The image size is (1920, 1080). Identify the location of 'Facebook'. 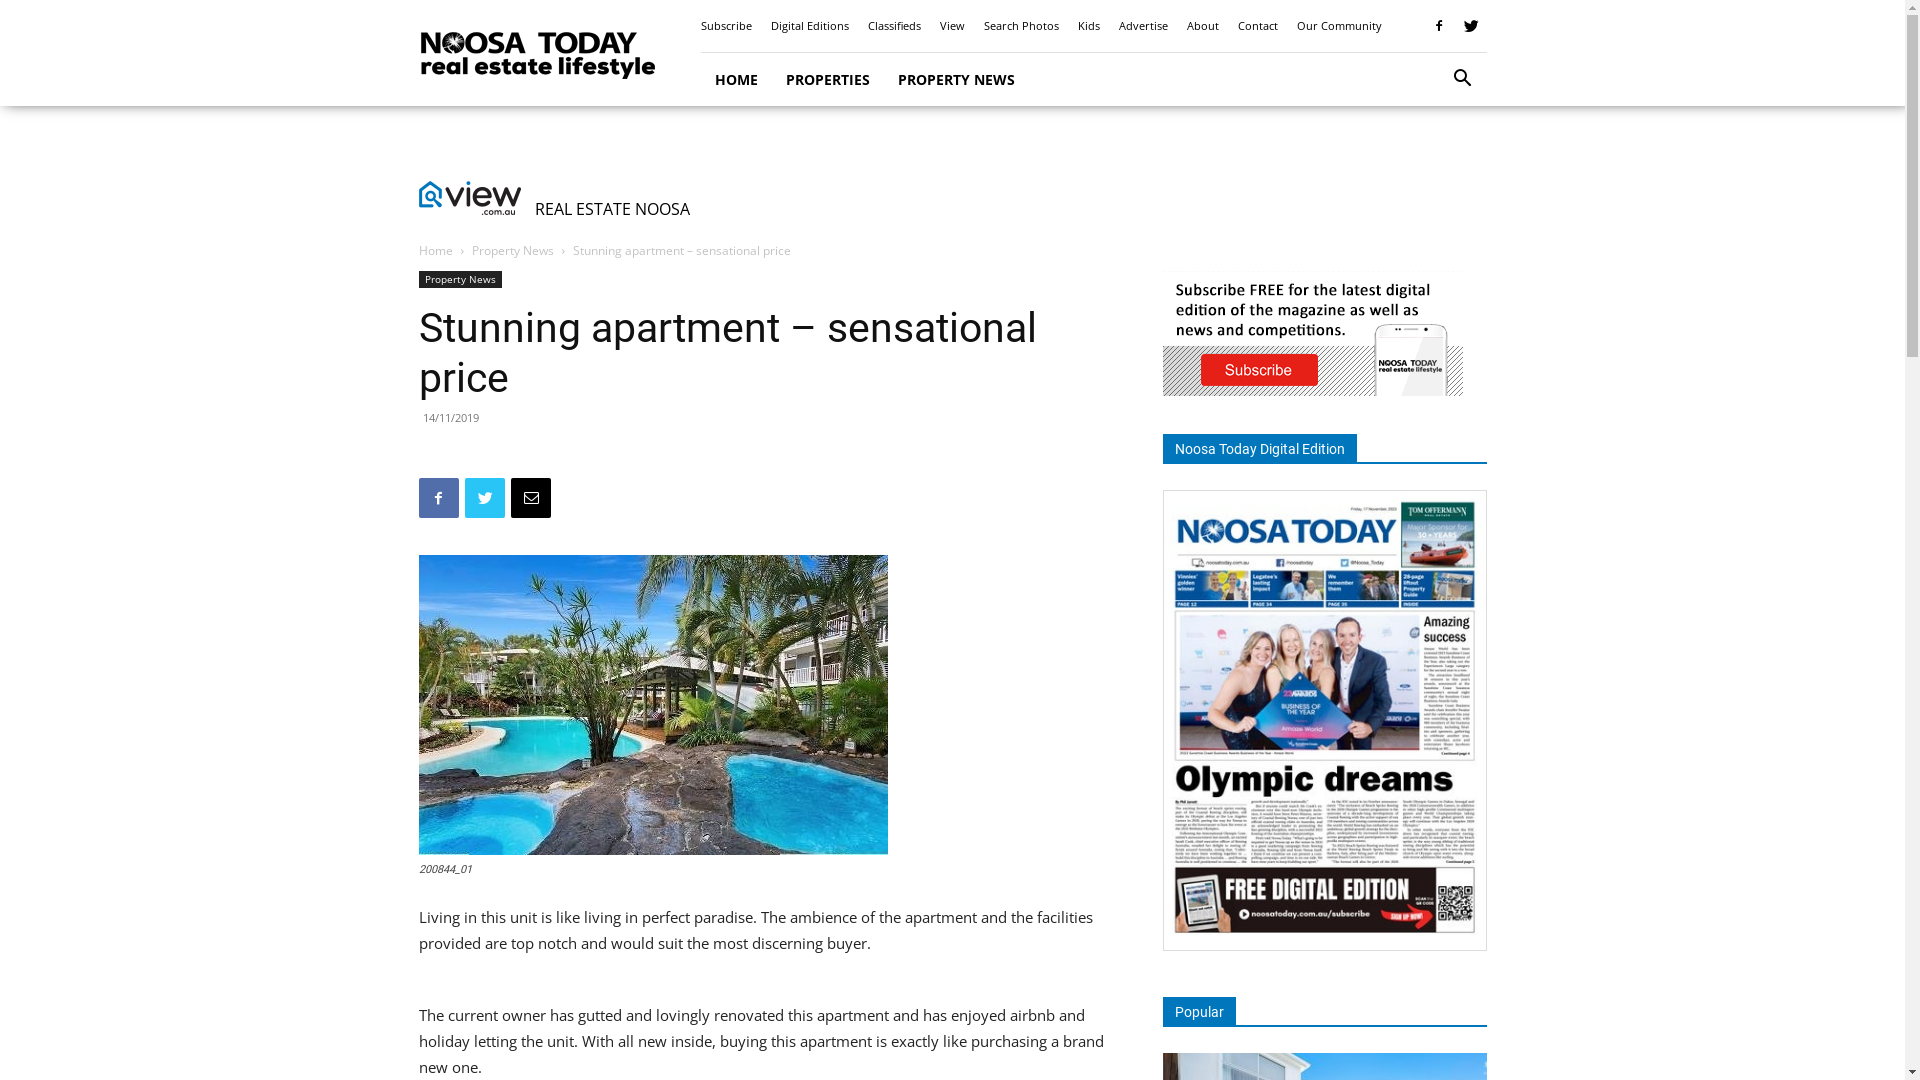
(436, 496).